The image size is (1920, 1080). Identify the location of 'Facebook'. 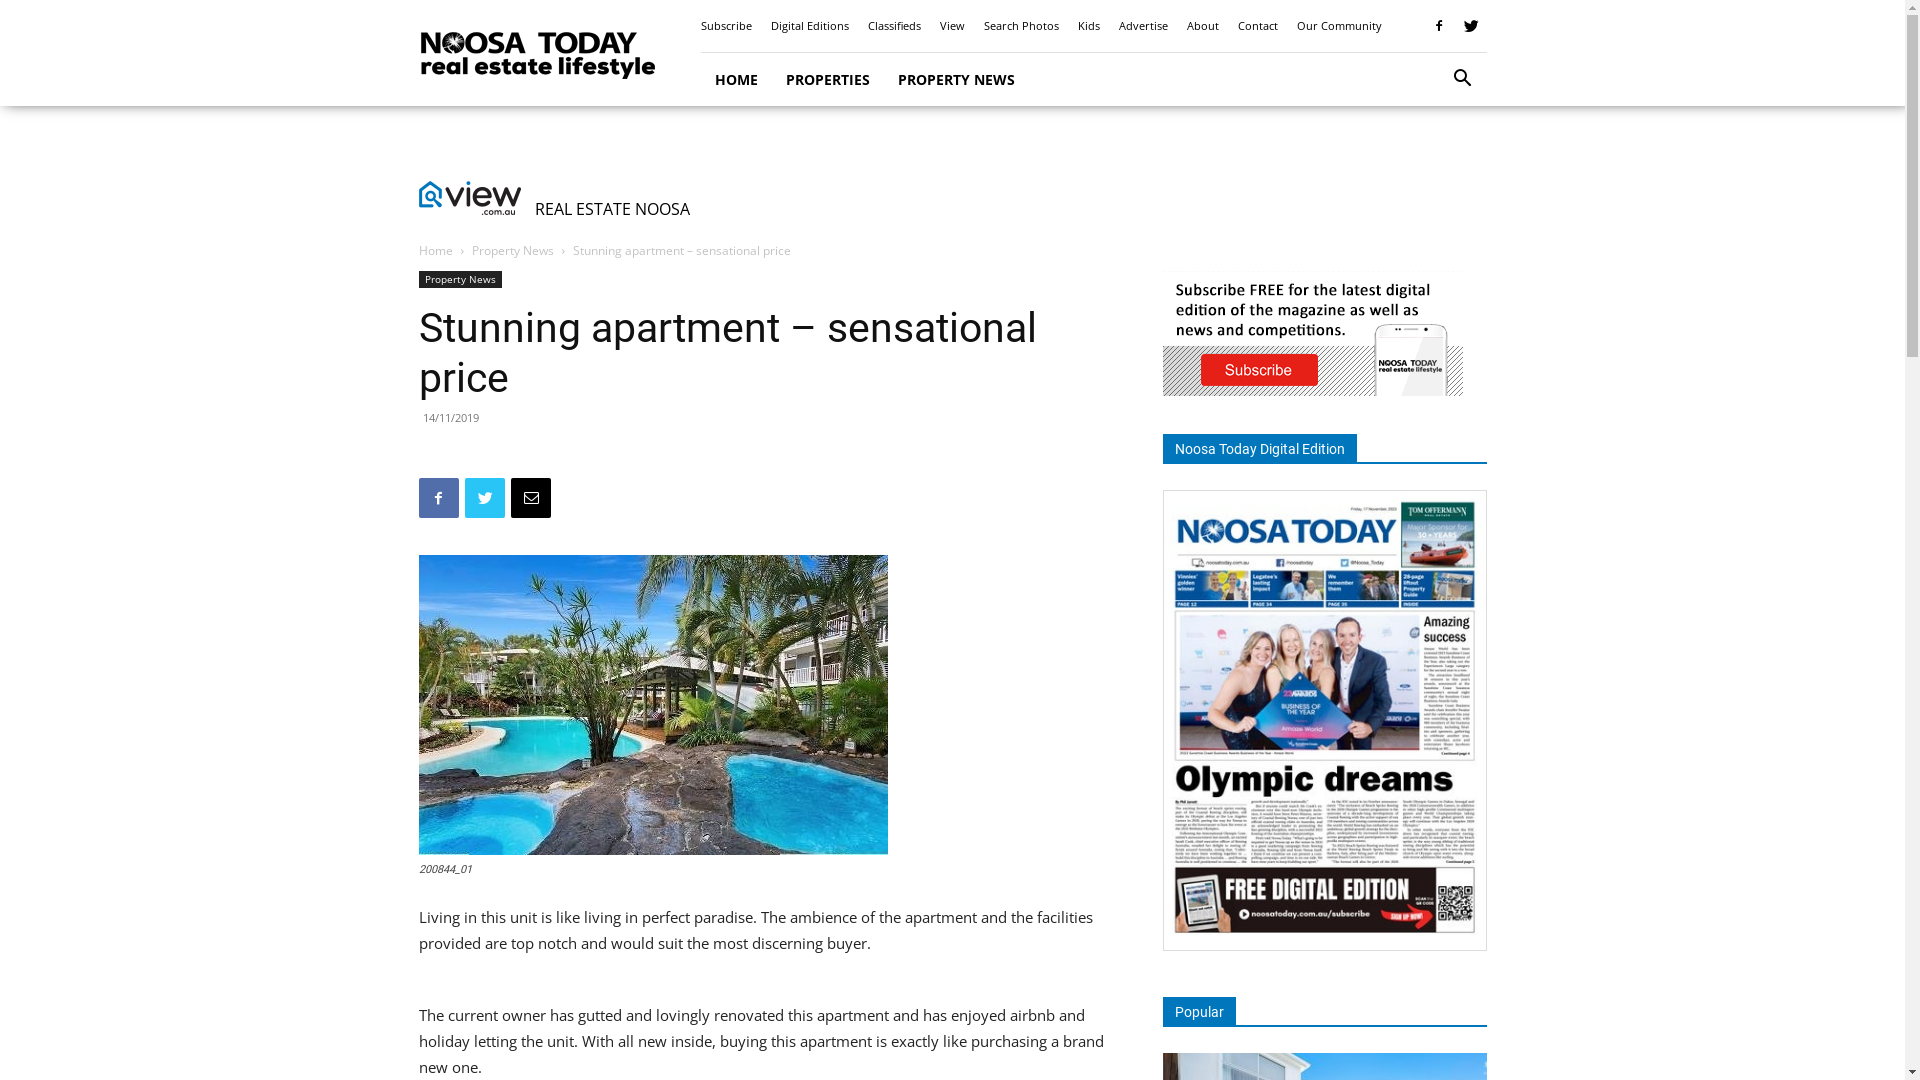
(436, 496).